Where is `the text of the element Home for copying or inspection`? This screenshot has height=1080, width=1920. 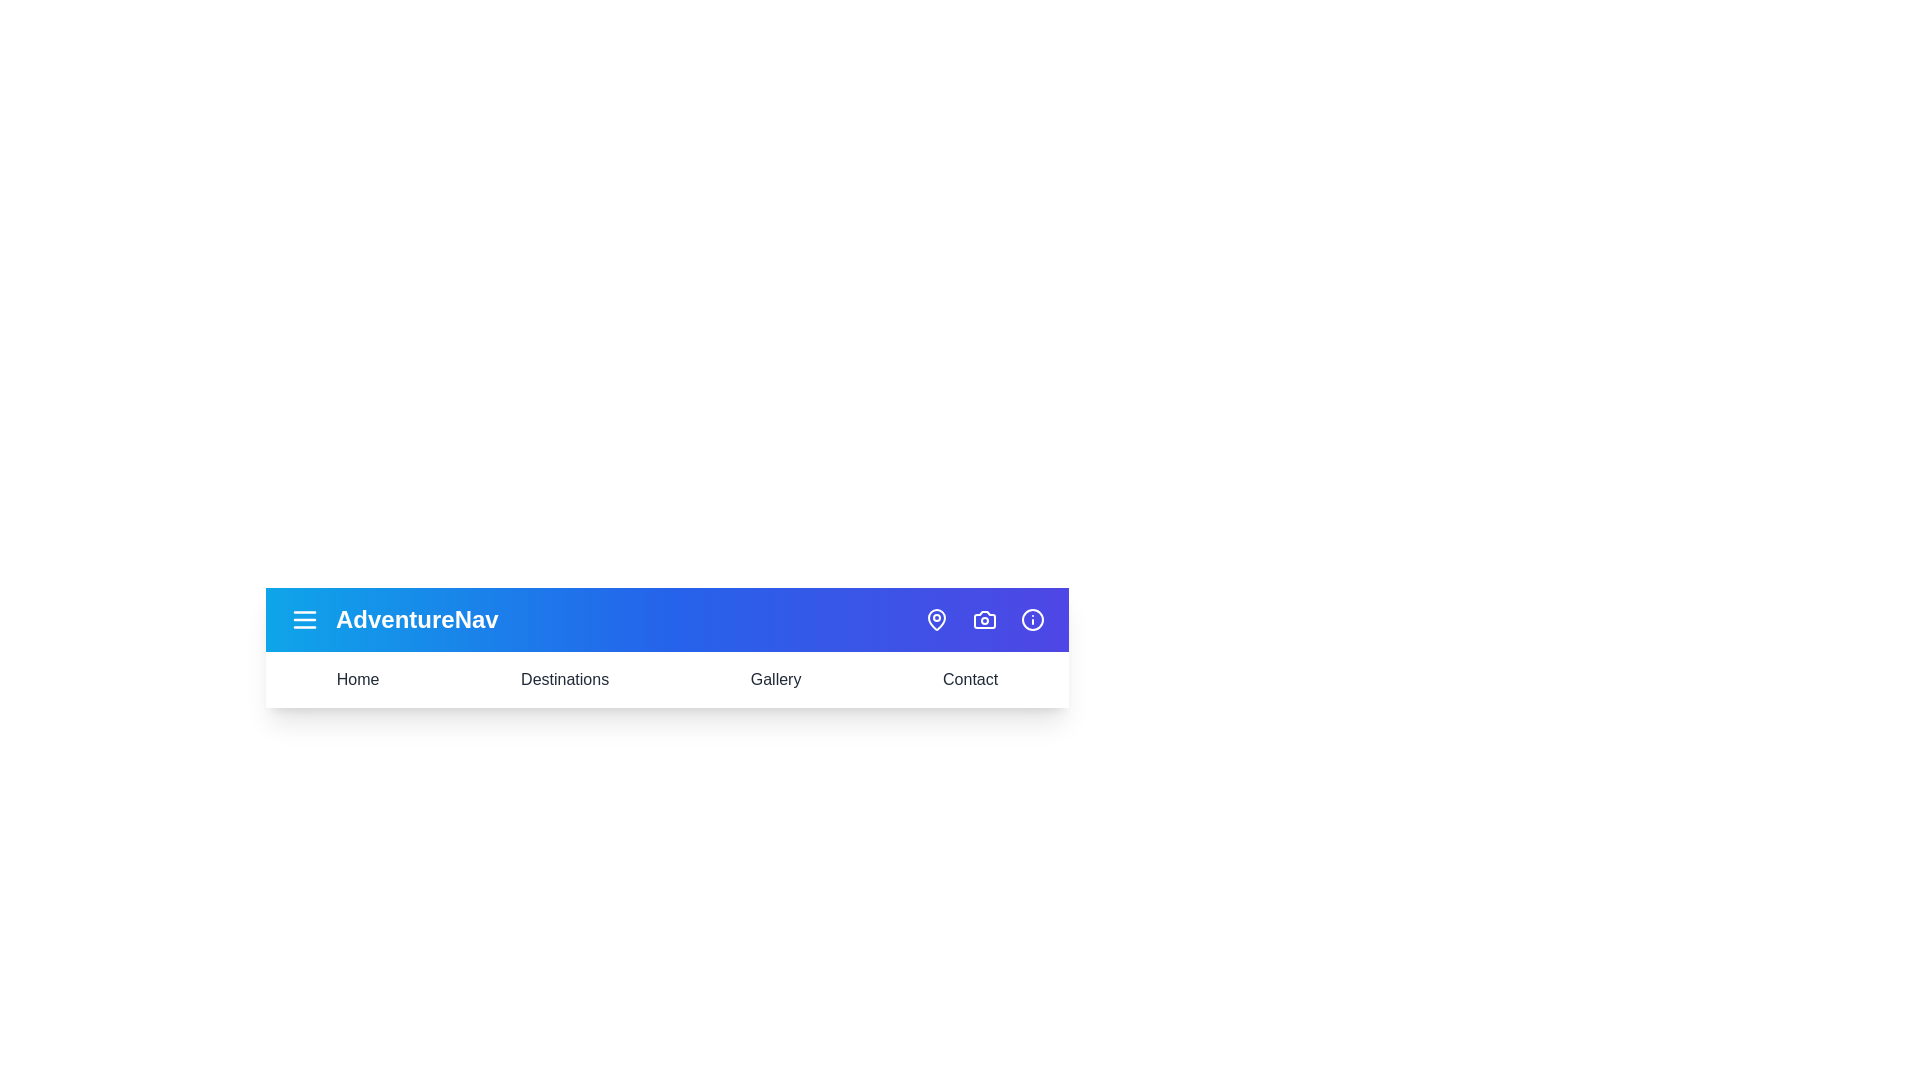 the text of the element Home for copying or inspection is located at coordinates (358, 678).